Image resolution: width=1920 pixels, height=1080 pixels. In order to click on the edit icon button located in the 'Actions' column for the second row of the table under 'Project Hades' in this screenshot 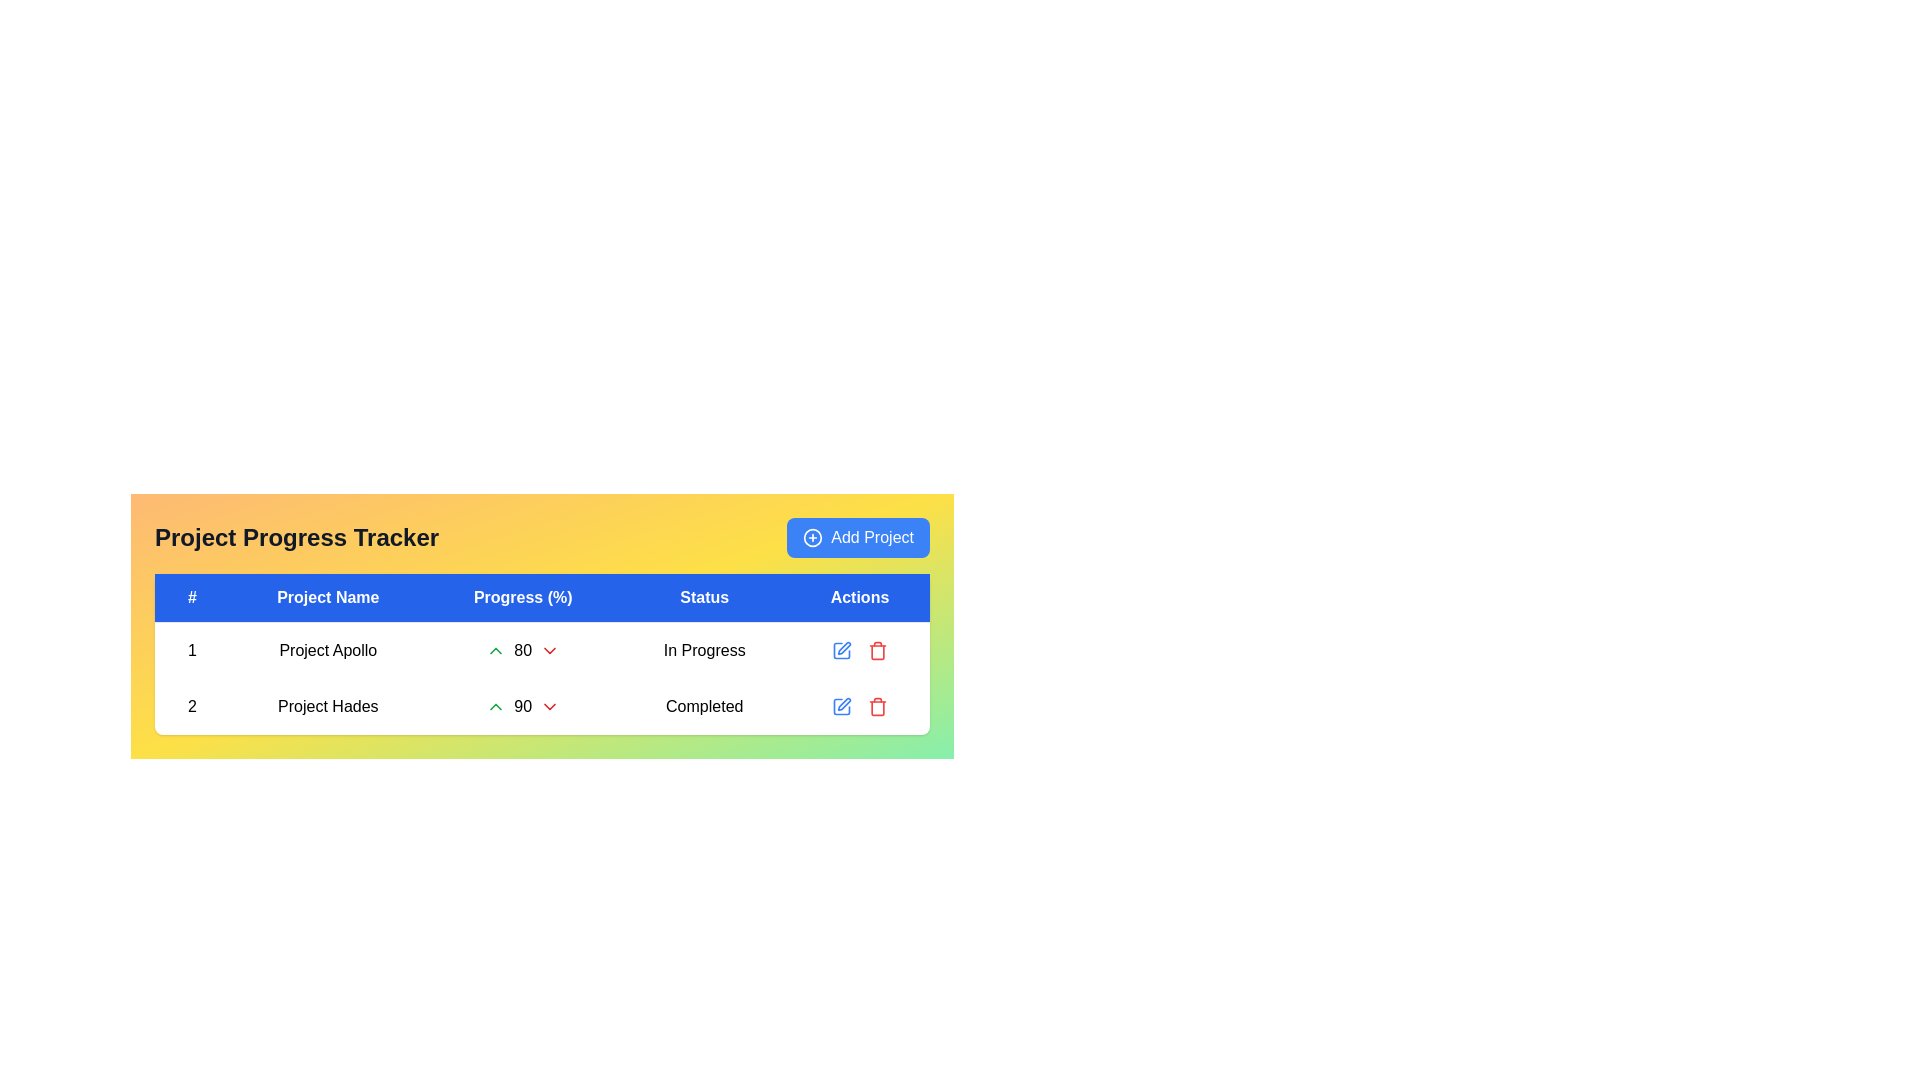, I will do `click(841, 651)`.